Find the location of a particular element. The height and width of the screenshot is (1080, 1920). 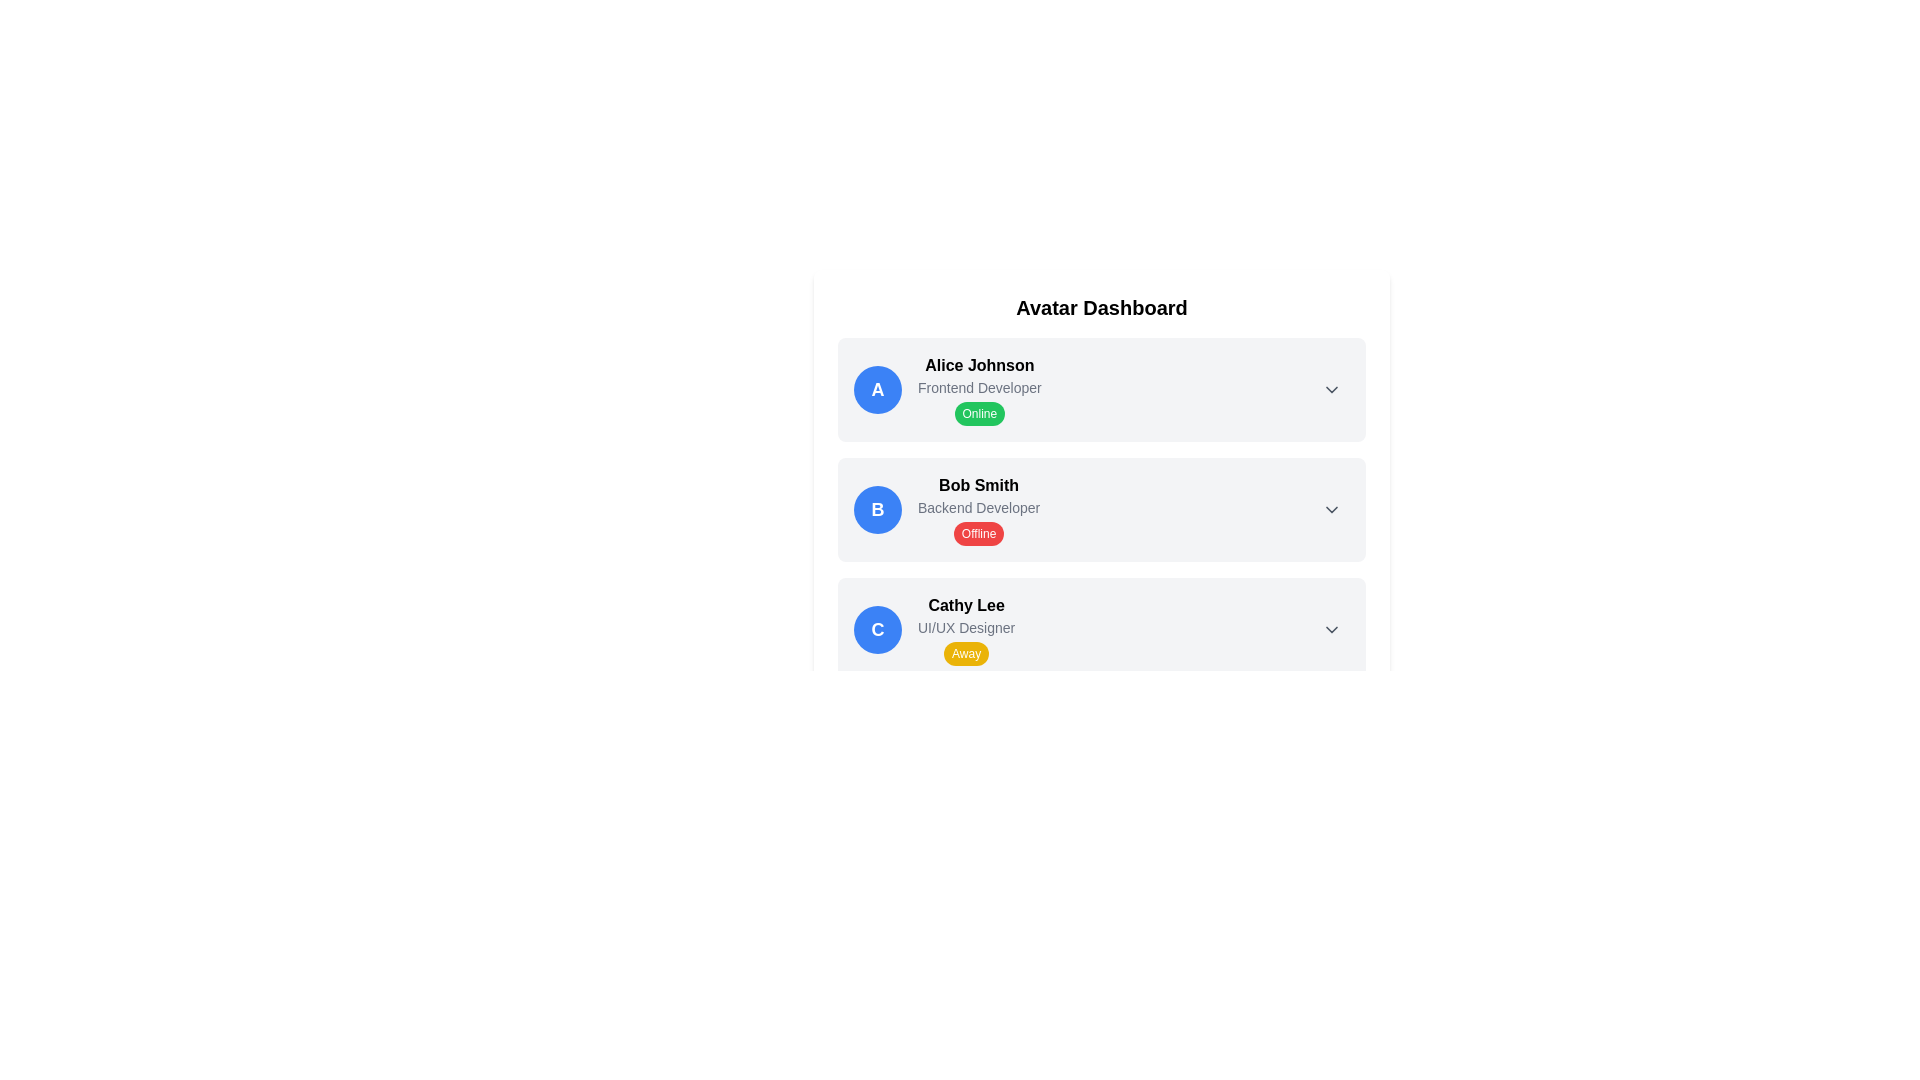

the downwards-facing chevron icon at the end of the 'Cathy Lee, UI/UX Designer, Away' section is located at coordinates (1331, 628).